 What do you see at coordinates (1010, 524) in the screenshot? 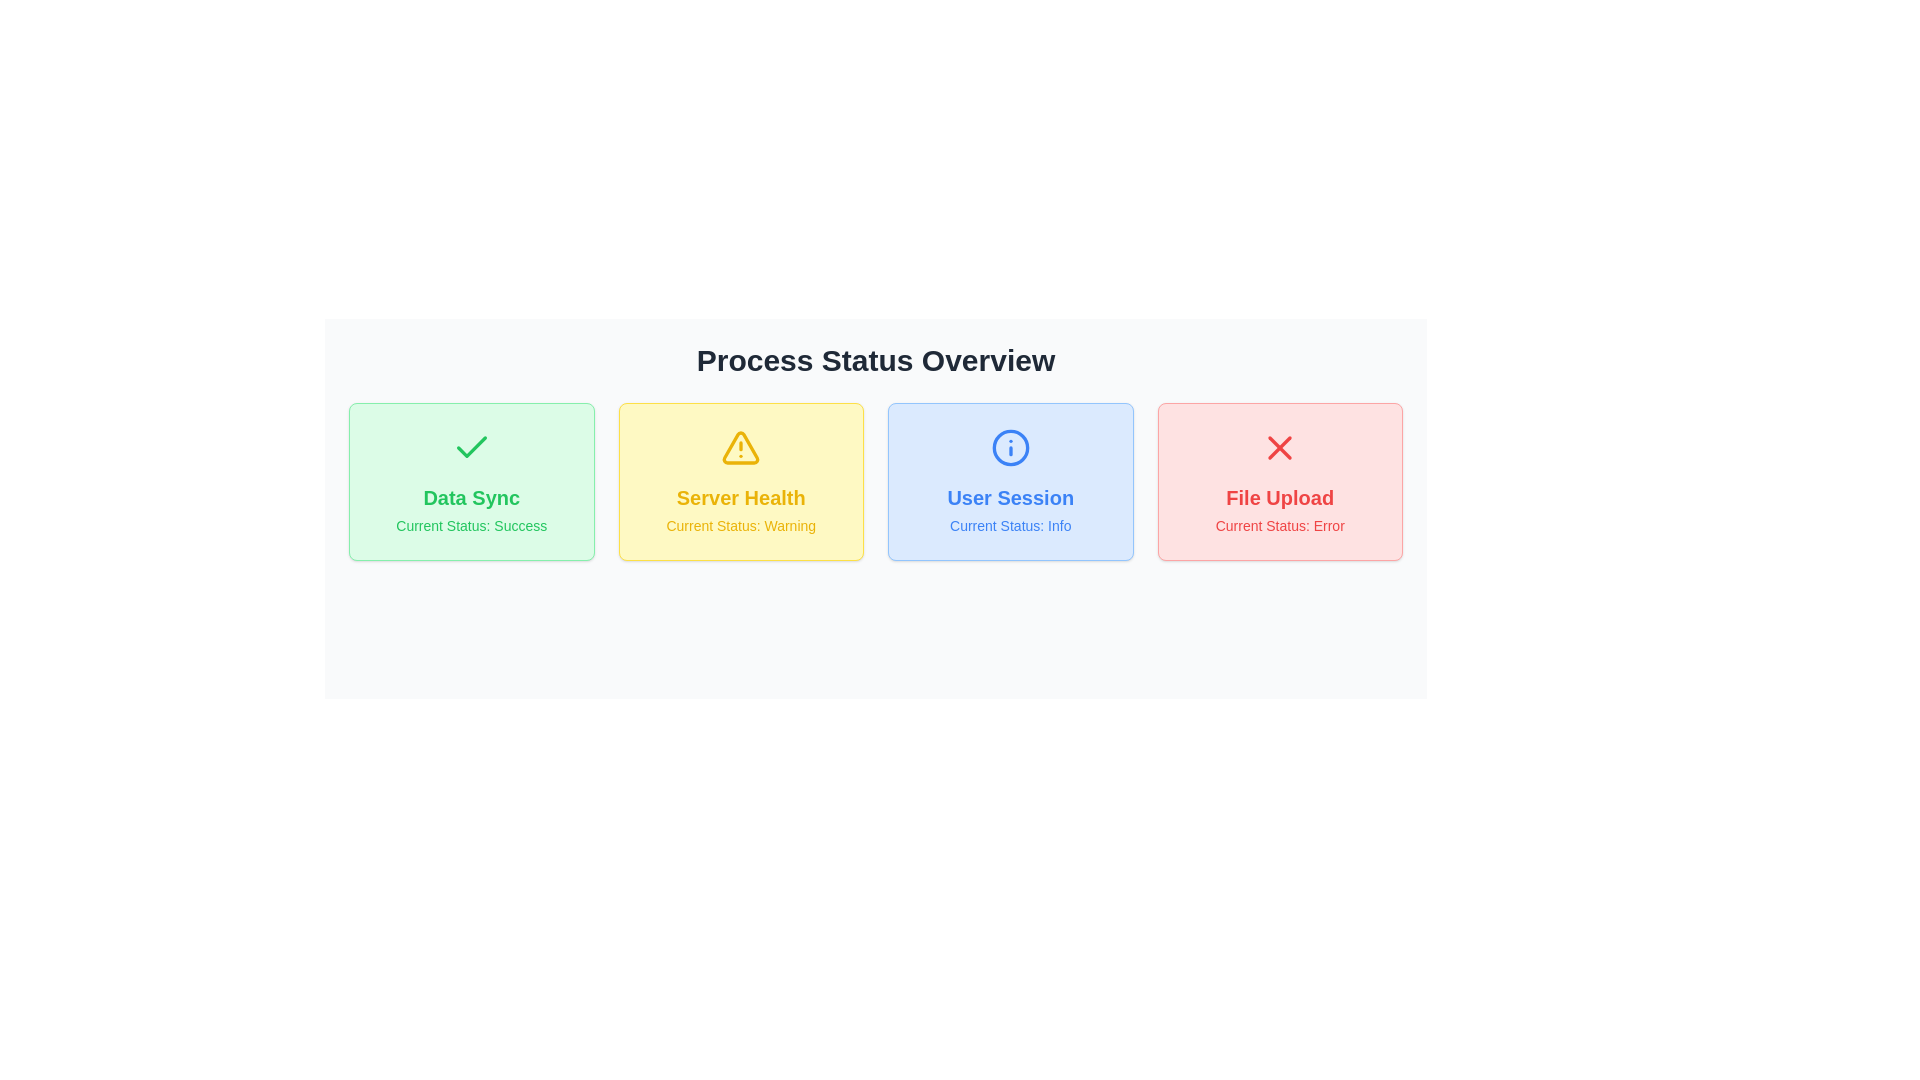
I see `the text label displaying 'Current Status: Info', which is located directly below the 'User Session' heading in the blue background card` at bounding box center [1010, 524].